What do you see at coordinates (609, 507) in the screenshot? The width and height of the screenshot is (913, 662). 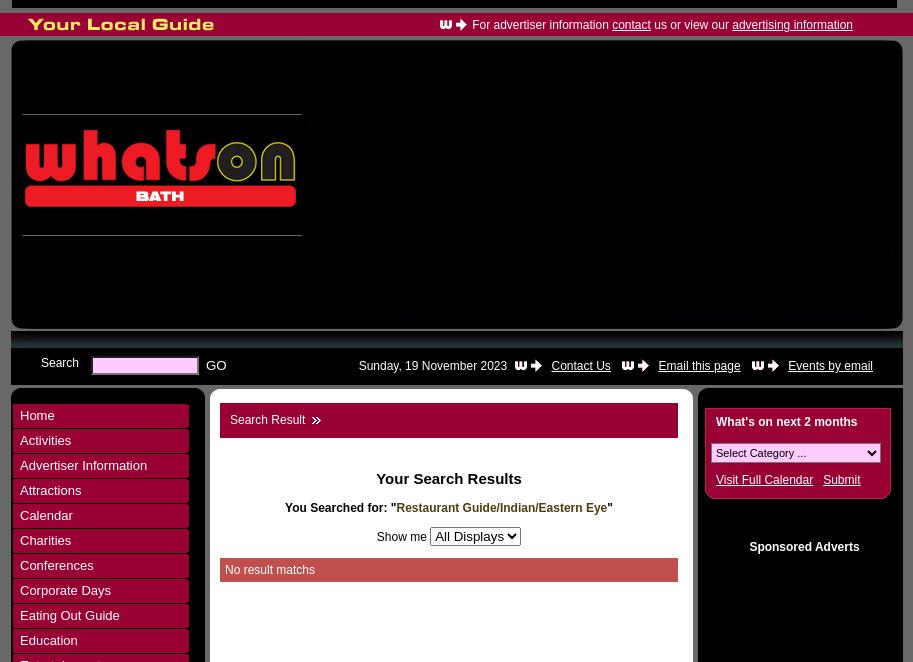 I see `'"'` at bounding box center [609, 507].